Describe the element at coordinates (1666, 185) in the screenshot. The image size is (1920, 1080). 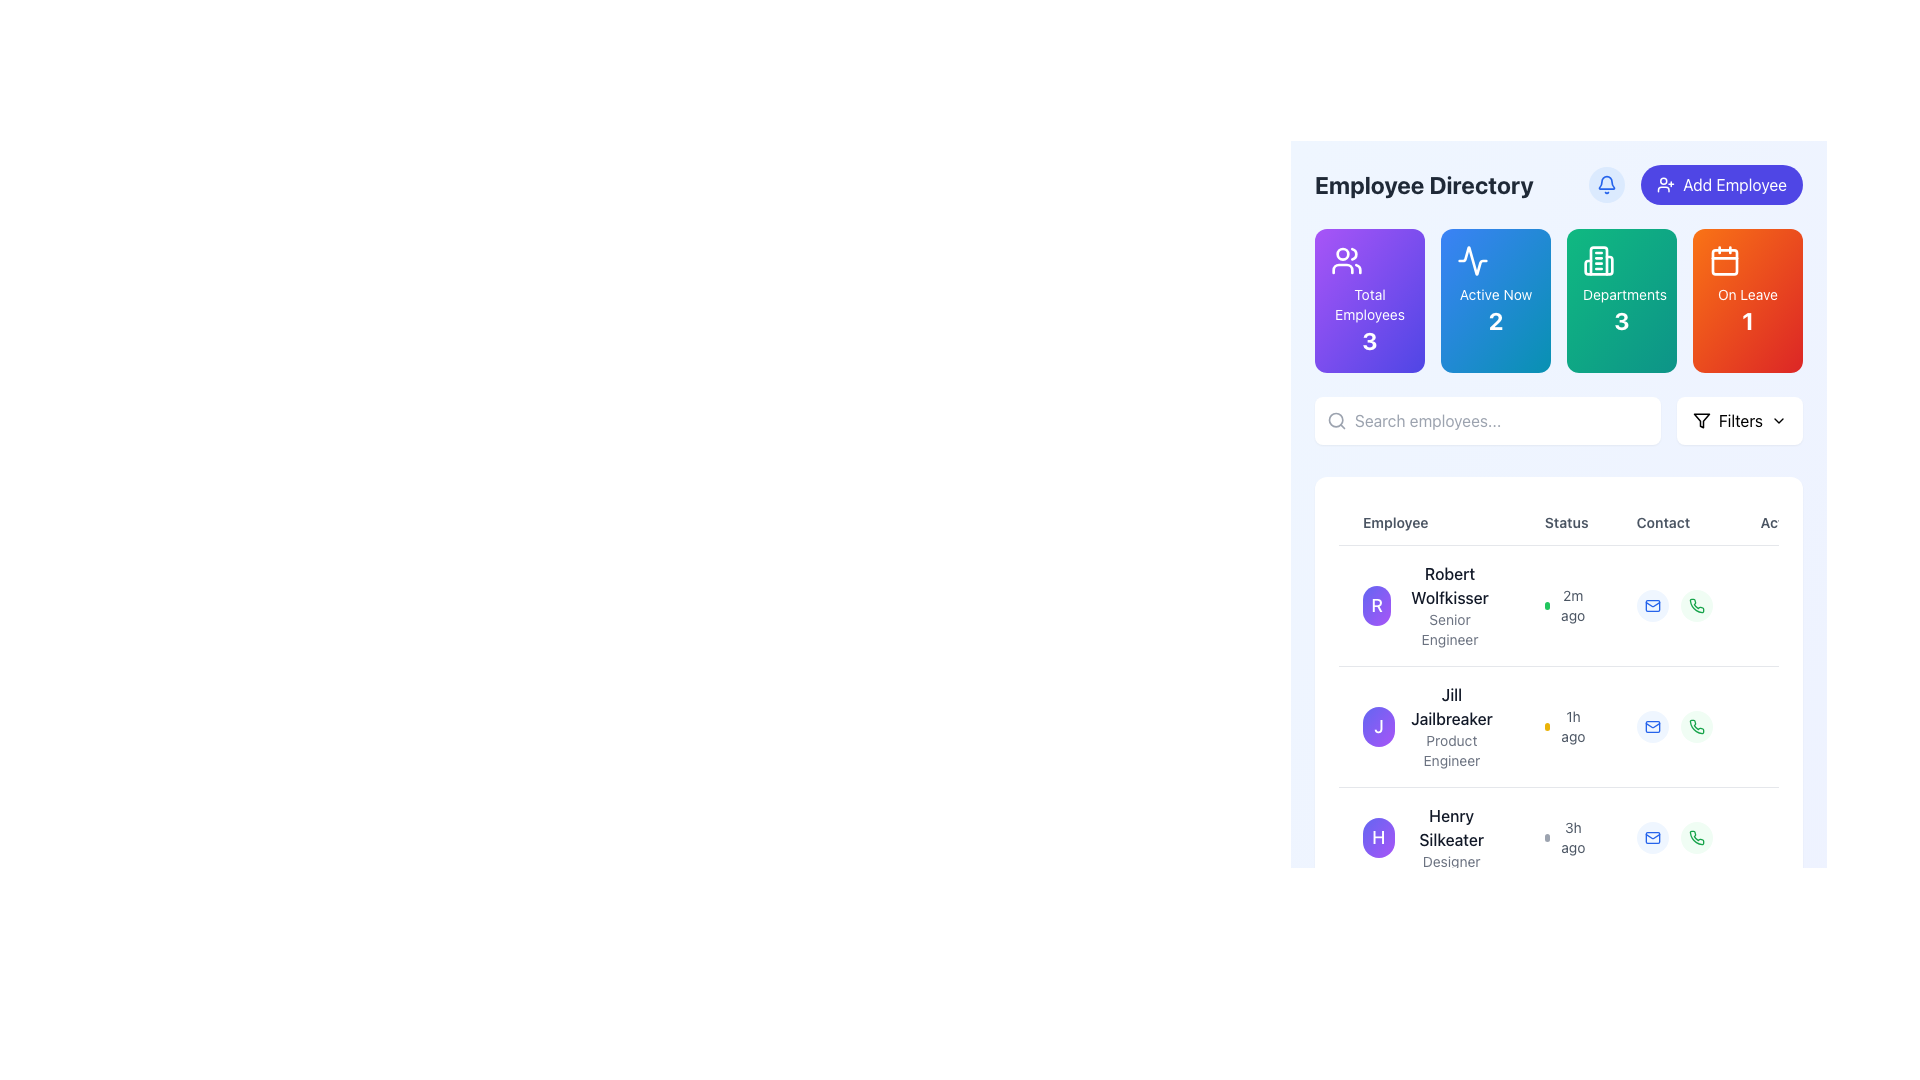
I see `the user silhouette icon with a plus sign that is part of the 'Add Employee' button, located near the top-right corner of the interface` at that location.